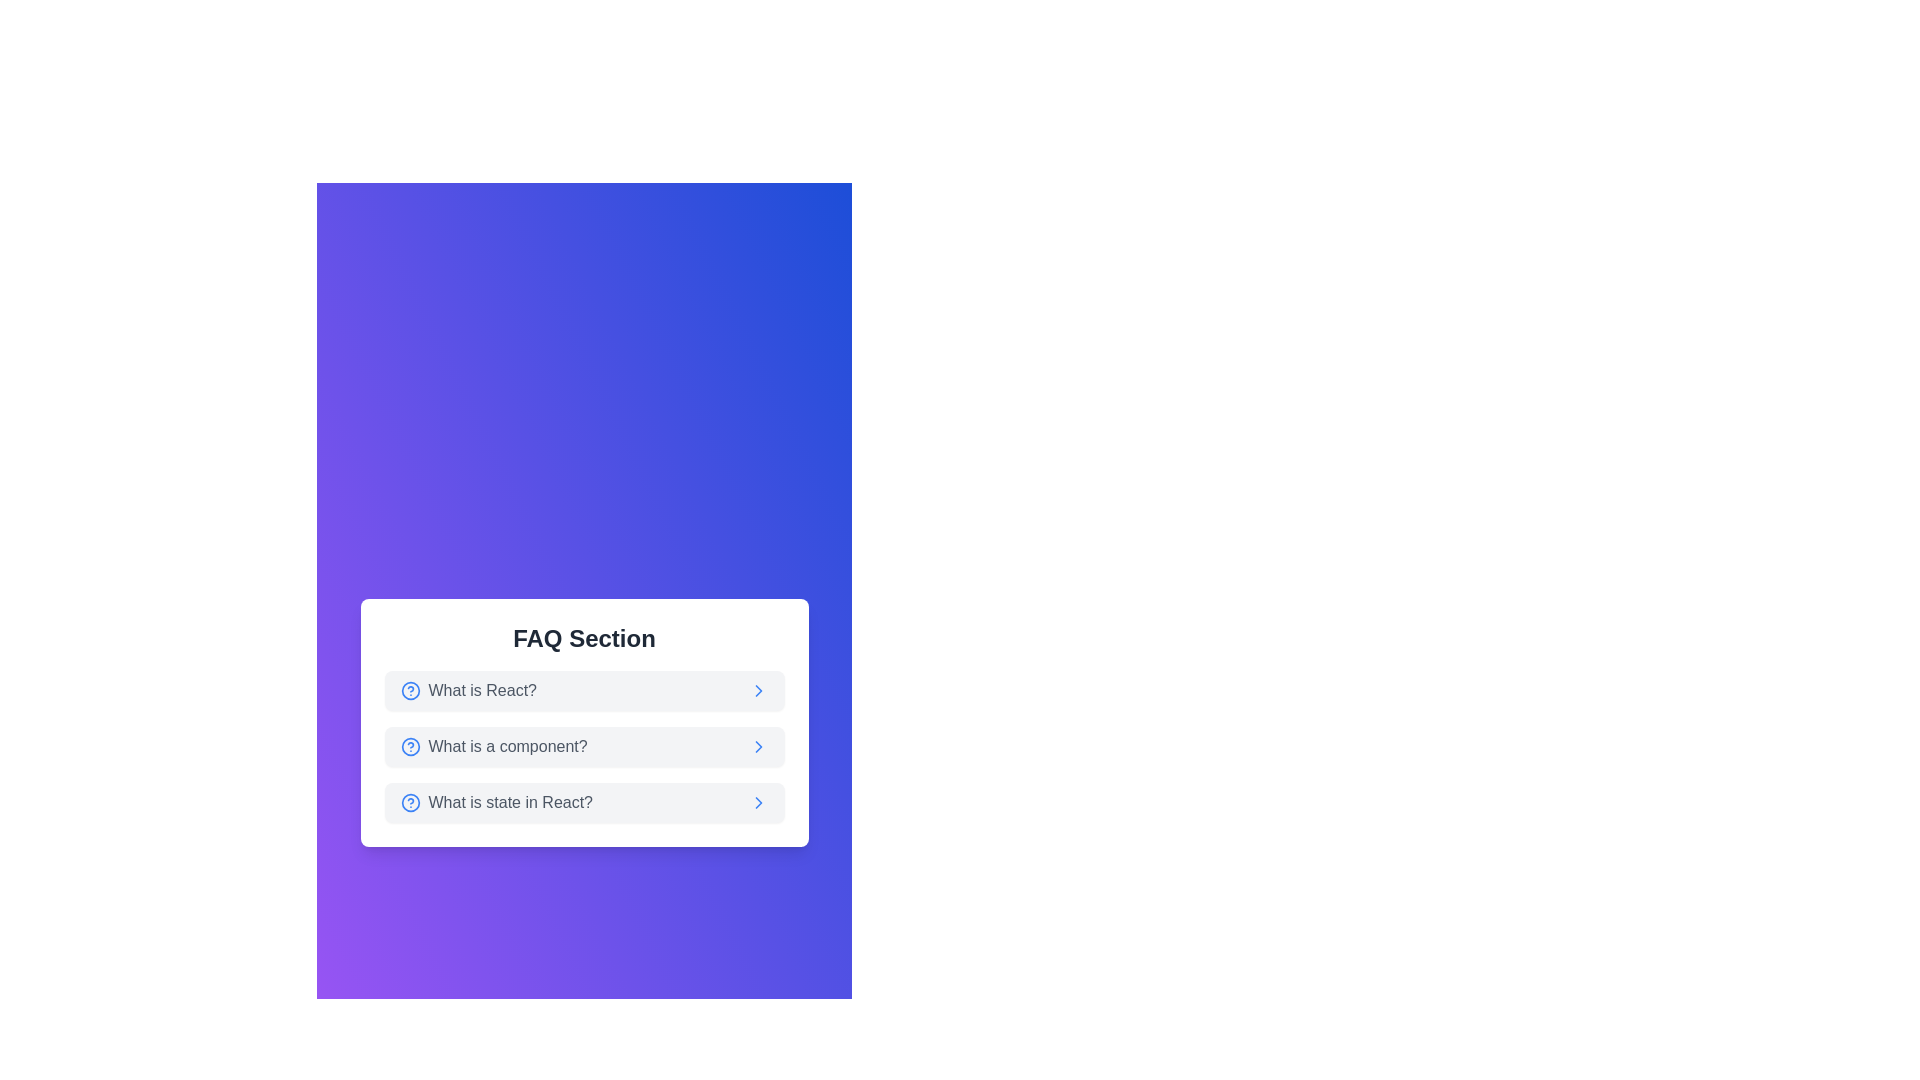 This screenshot has height=1080, width=1920. Describe the element at coordinates (409, 747) in the screenshot. I see `the blue circular icon with a question mark inside, located at the leftmost side of the row containing the text 'What is a component?' in the FAQ Section` at that location.